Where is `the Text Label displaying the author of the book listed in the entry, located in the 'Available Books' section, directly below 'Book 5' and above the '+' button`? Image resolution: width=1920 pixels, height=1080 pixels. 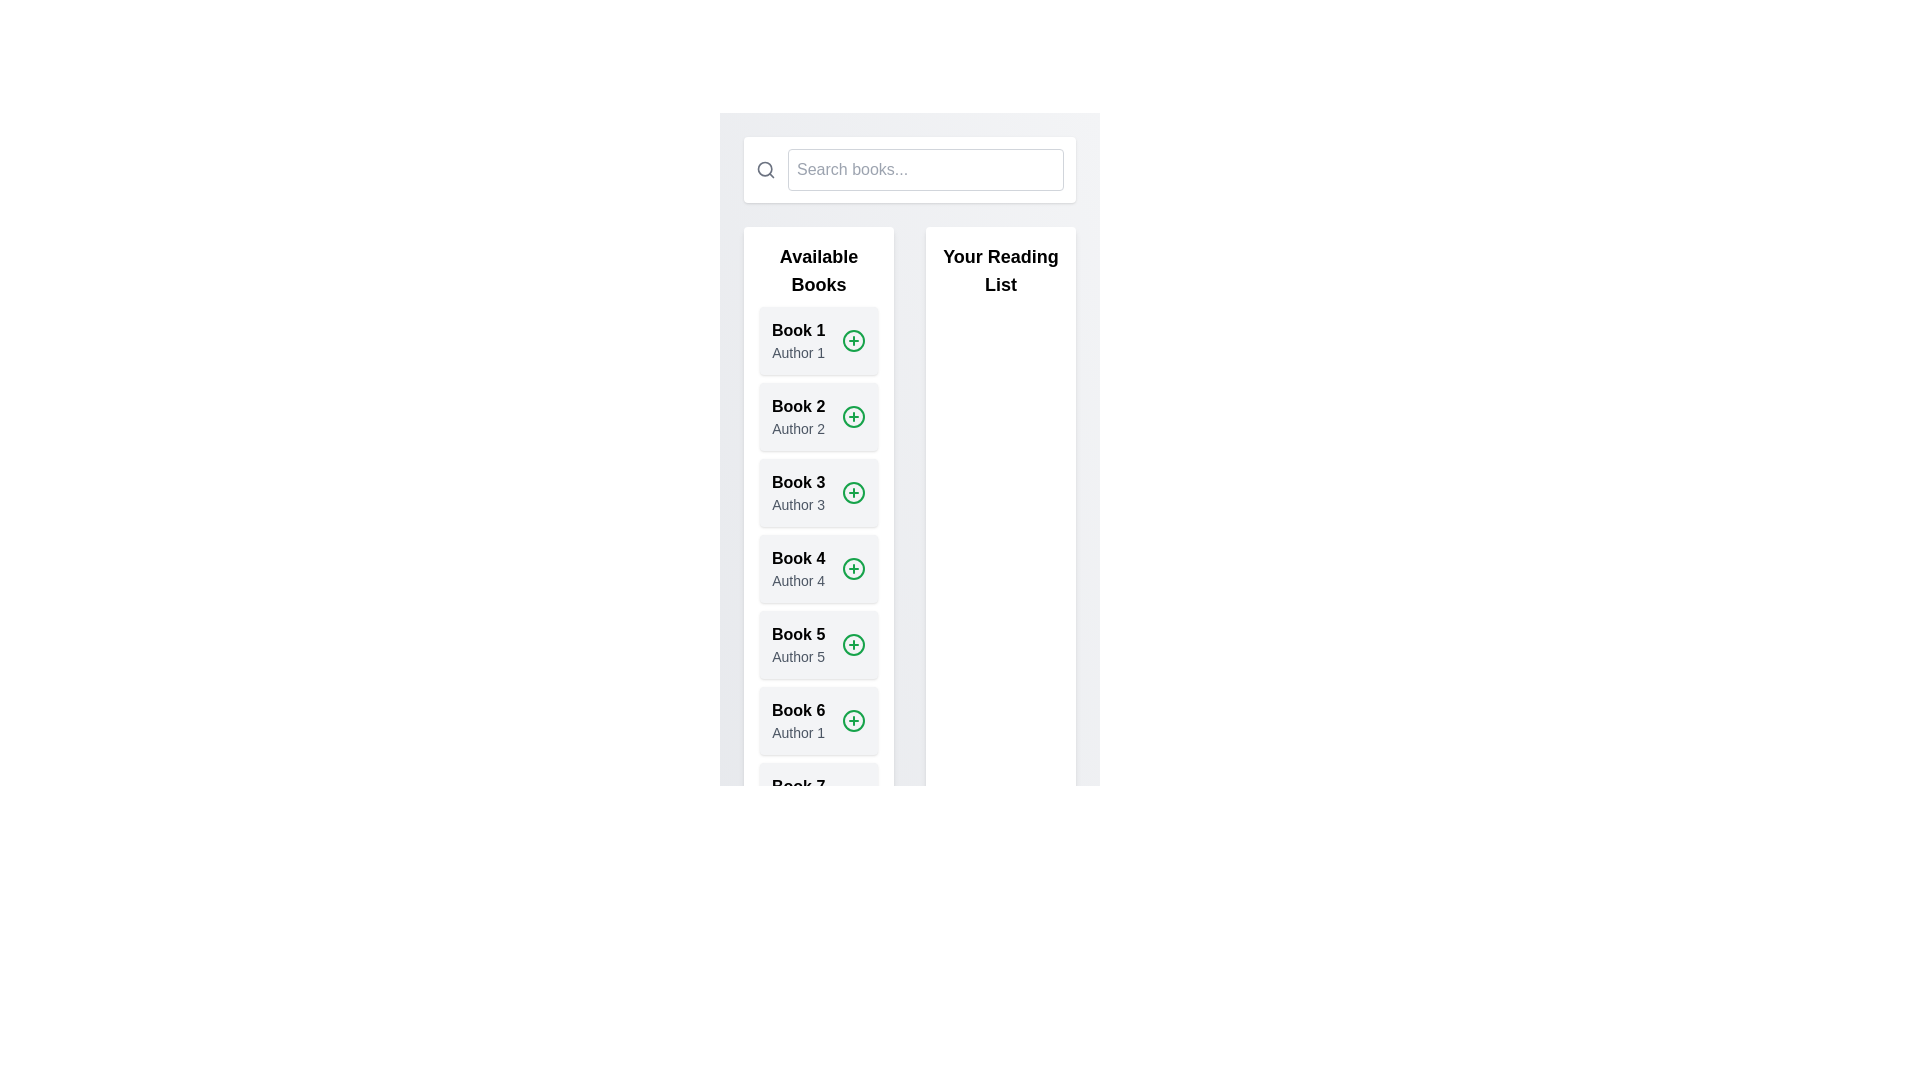
the Text Label displaying the author of the book listed in the entry, located in the 'Available Books' section, directly below 'Book 5' and above the '+' button is located at coordinates (797, 656).